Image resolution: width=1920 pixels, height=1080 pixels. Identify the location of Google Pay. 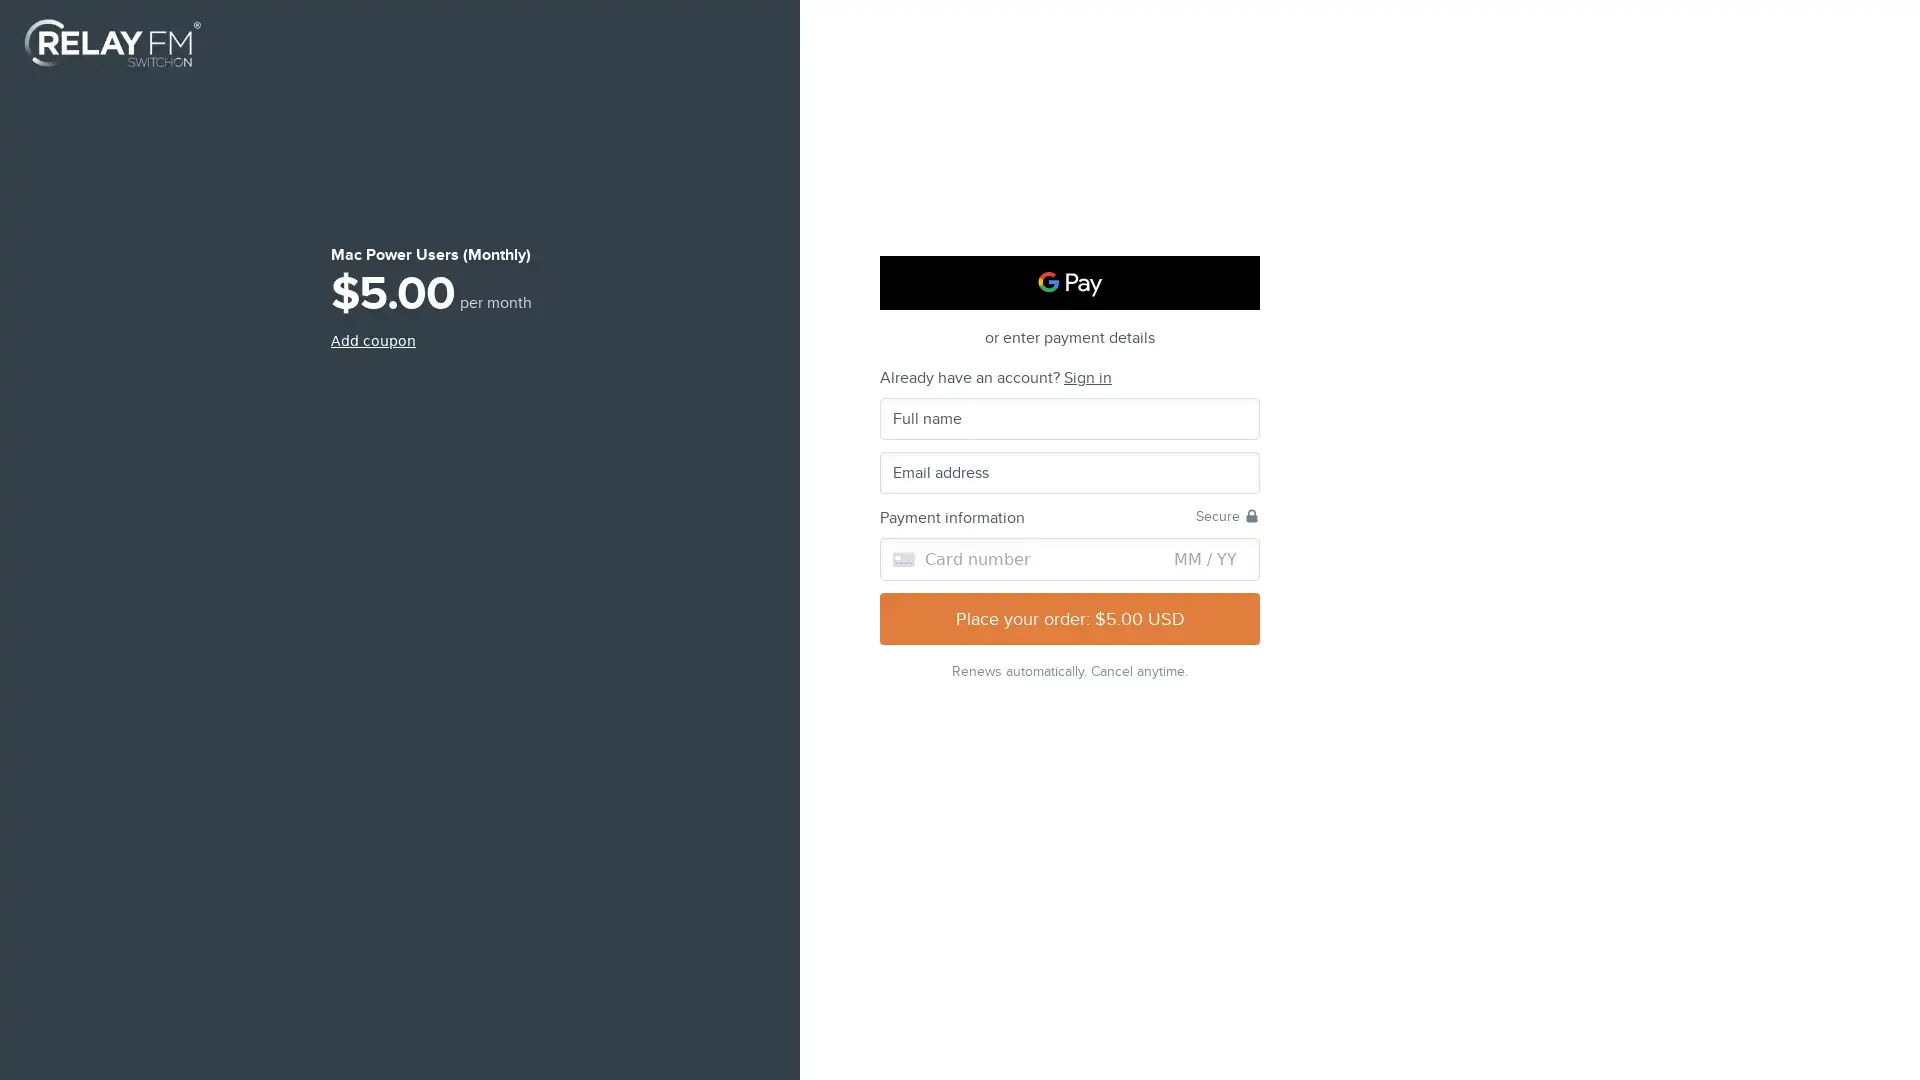
(1069, 282).